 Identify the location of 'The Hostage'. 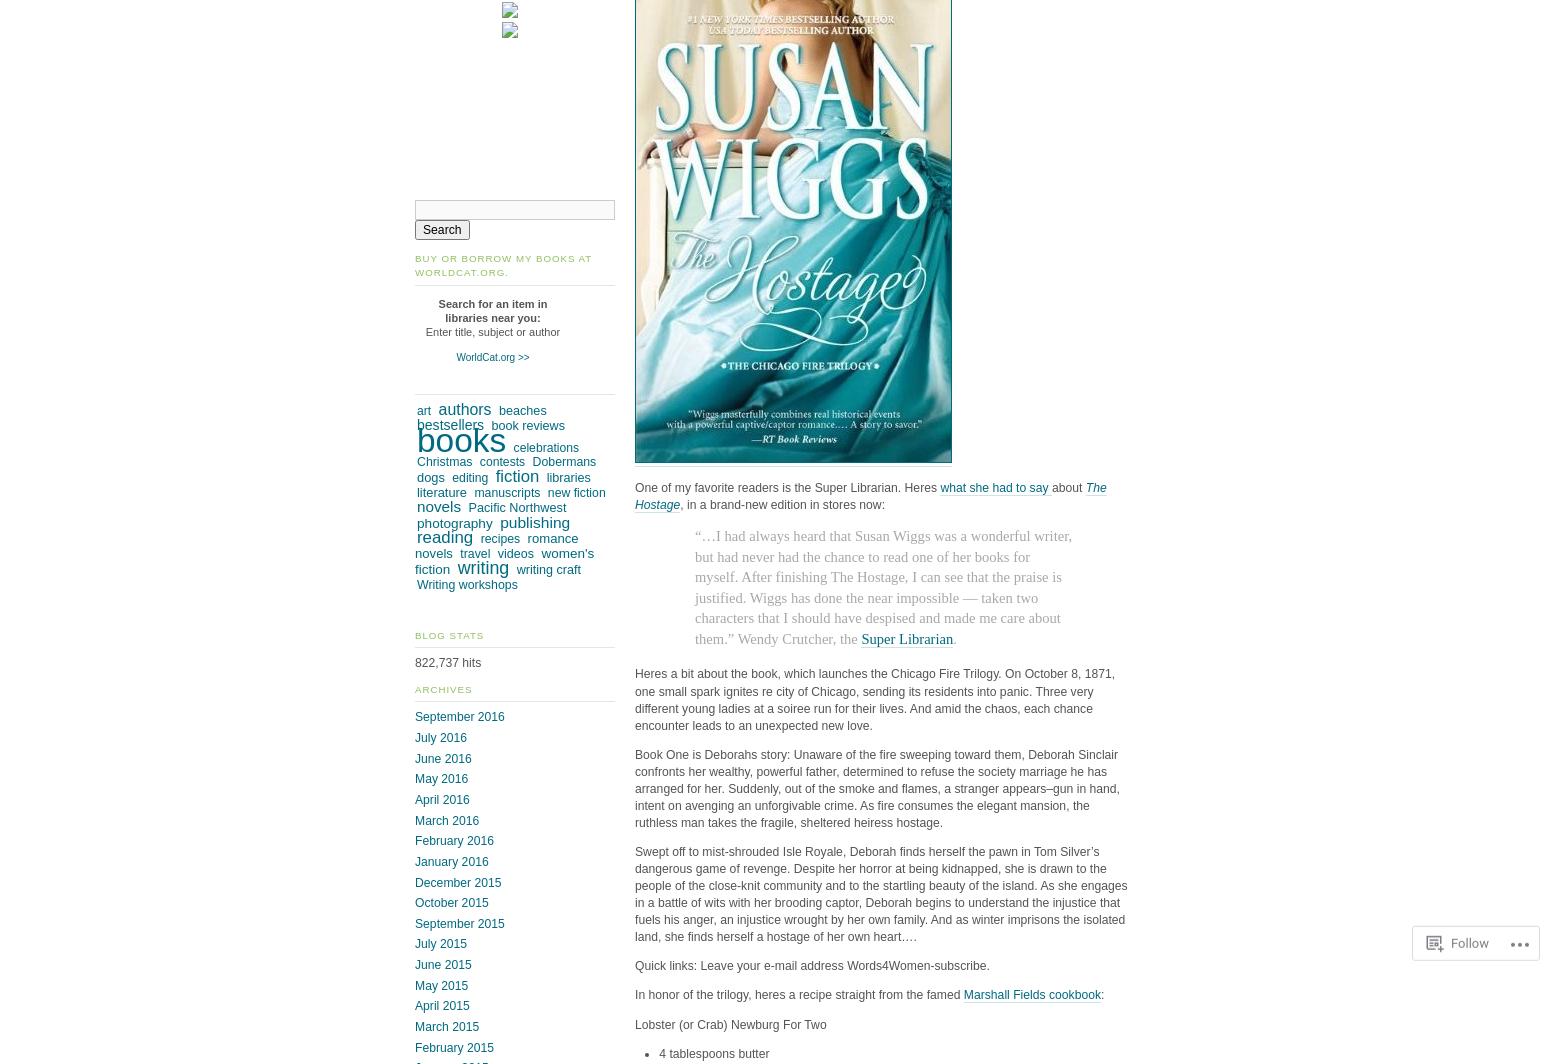
(870, 496).